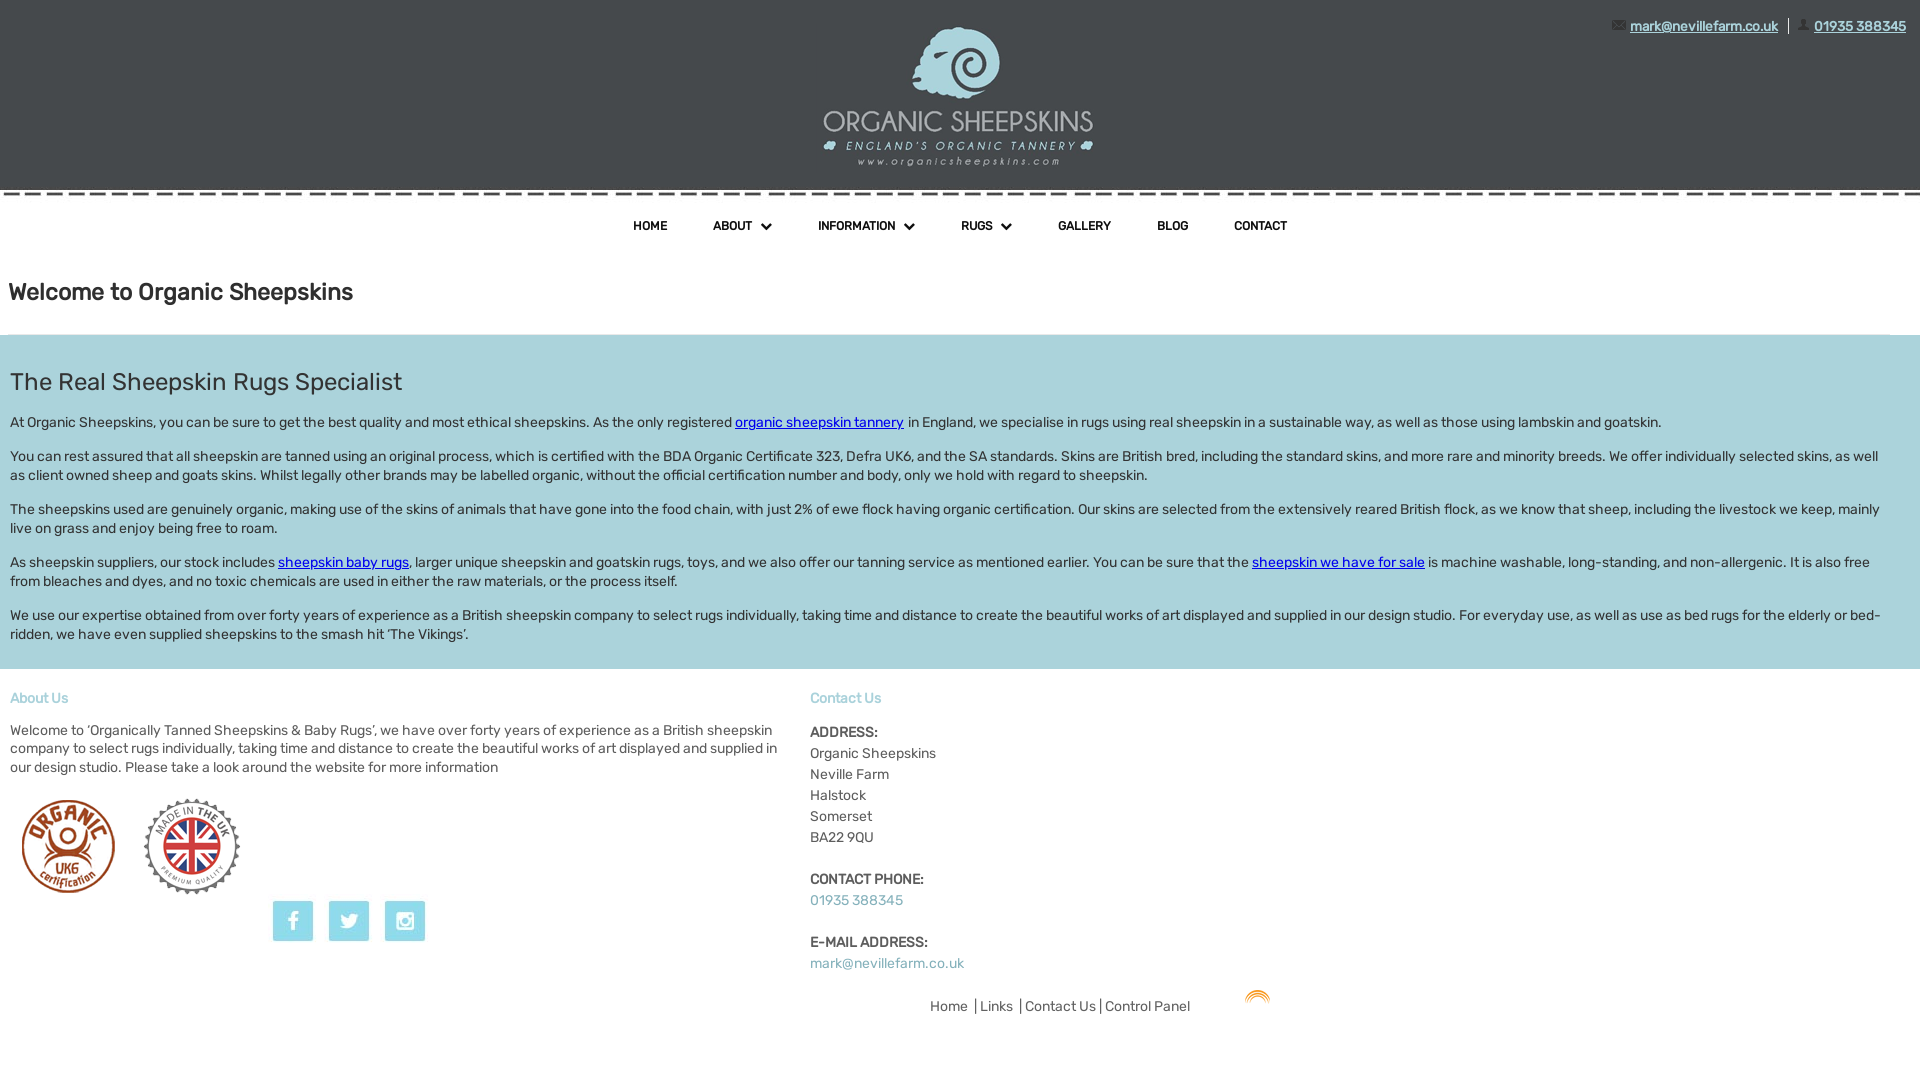 The height and width of the screenshot is (1080, 1920). Describe the element at coordinates (810, 898) in the screenshot. I see `'01935 388345'` at that location.